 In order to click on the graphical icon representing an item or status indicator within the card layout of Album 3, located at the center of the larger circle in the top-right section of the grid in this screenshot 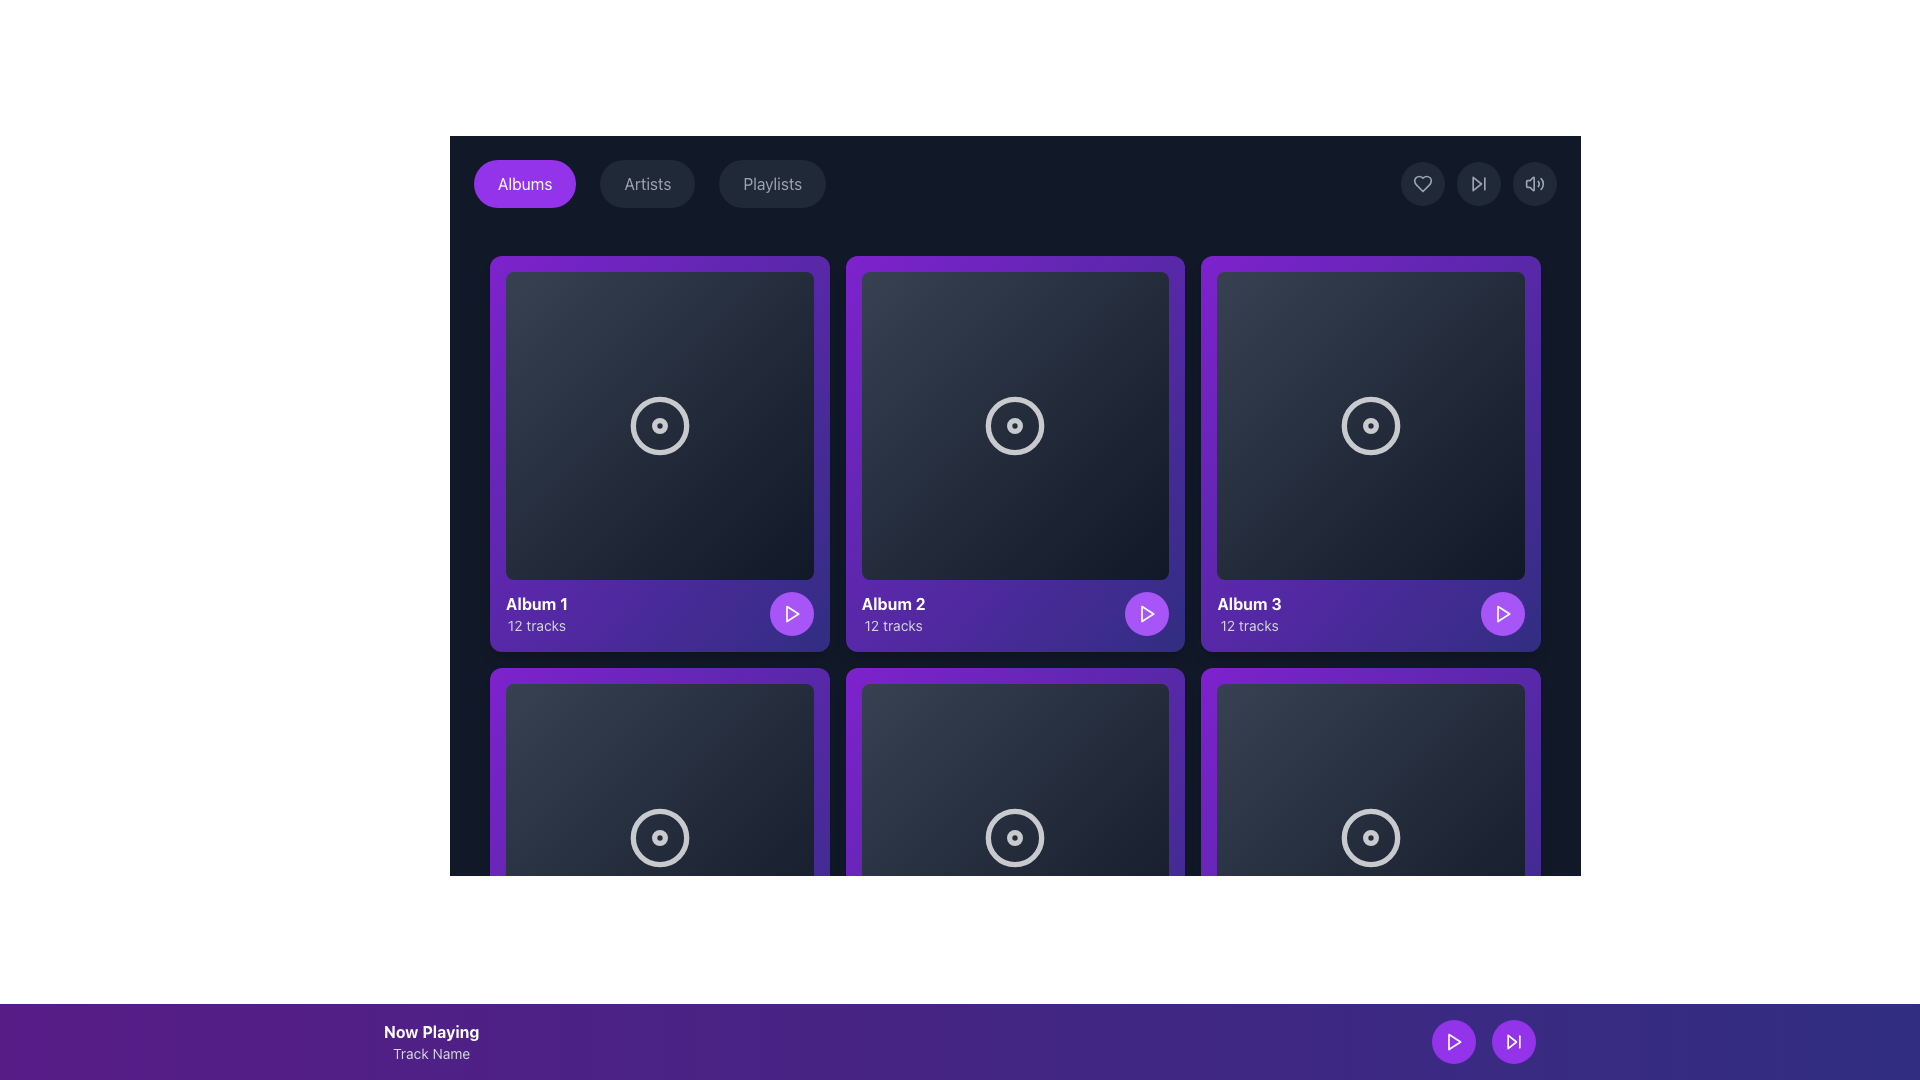, I will do `click(1370, 424)`.